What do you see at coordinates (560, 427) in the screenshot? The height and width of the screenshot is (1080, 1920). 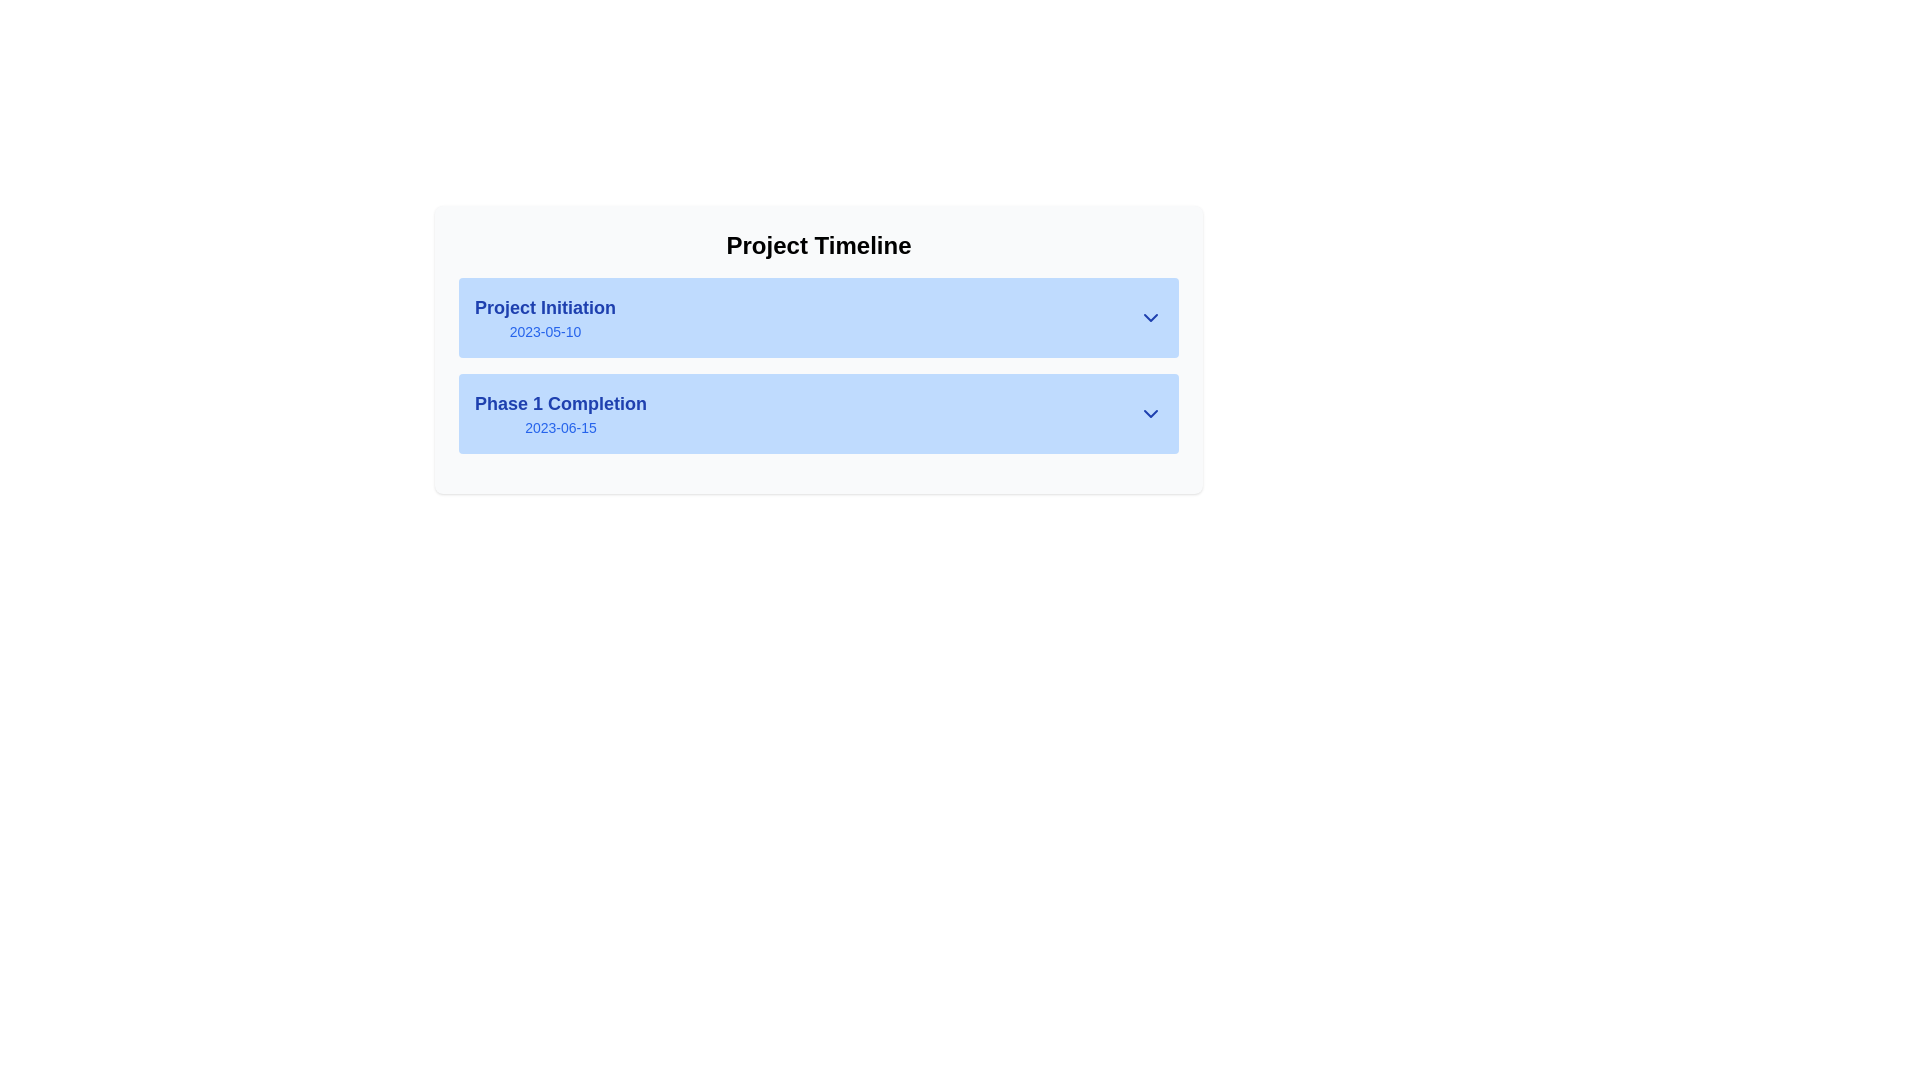 I see `displayed date text located below the 'Phase 1 Completion' label in the blue section of the UI` at bounding box center [560, 427].